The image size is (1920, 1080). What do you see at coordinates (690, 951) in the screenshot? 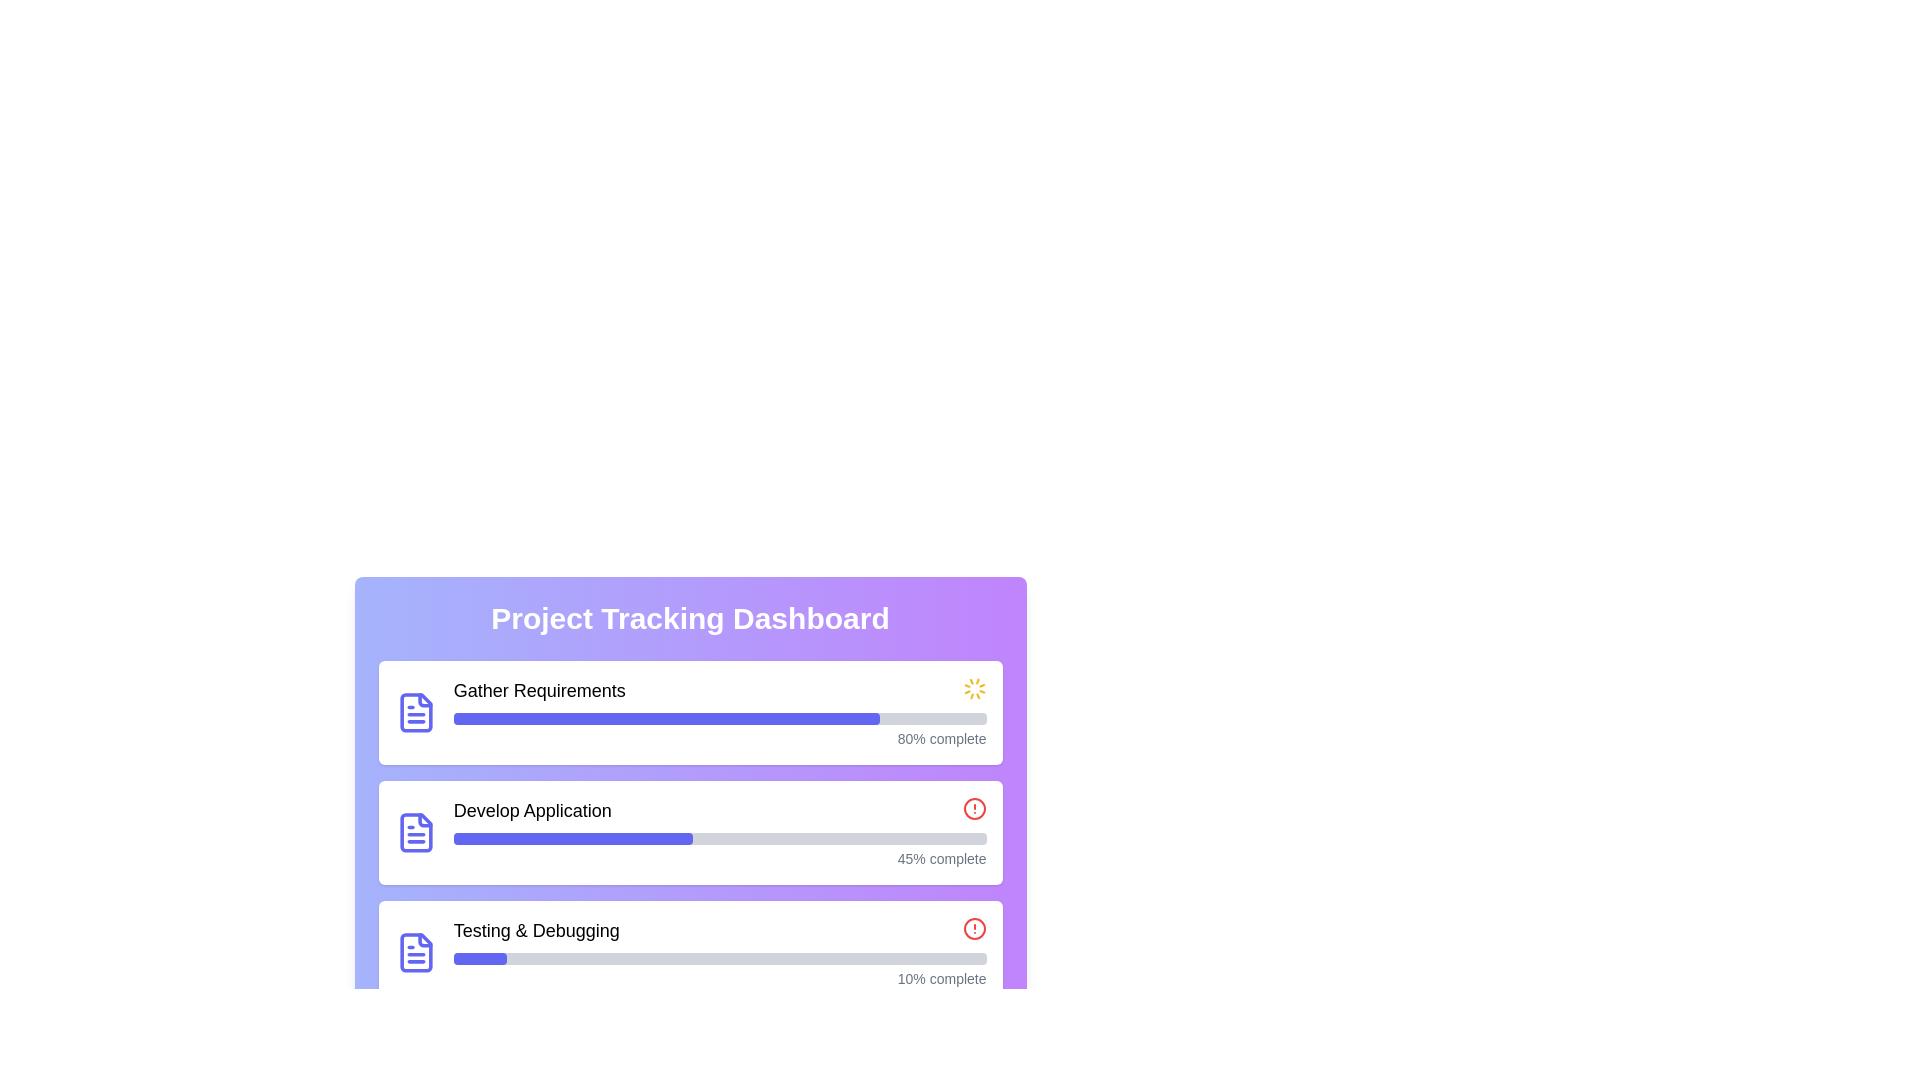
I see `the progress bar widget representing the progress of the 'Testing & Debugging' task to interact with it` at bounding box center [690, 951].